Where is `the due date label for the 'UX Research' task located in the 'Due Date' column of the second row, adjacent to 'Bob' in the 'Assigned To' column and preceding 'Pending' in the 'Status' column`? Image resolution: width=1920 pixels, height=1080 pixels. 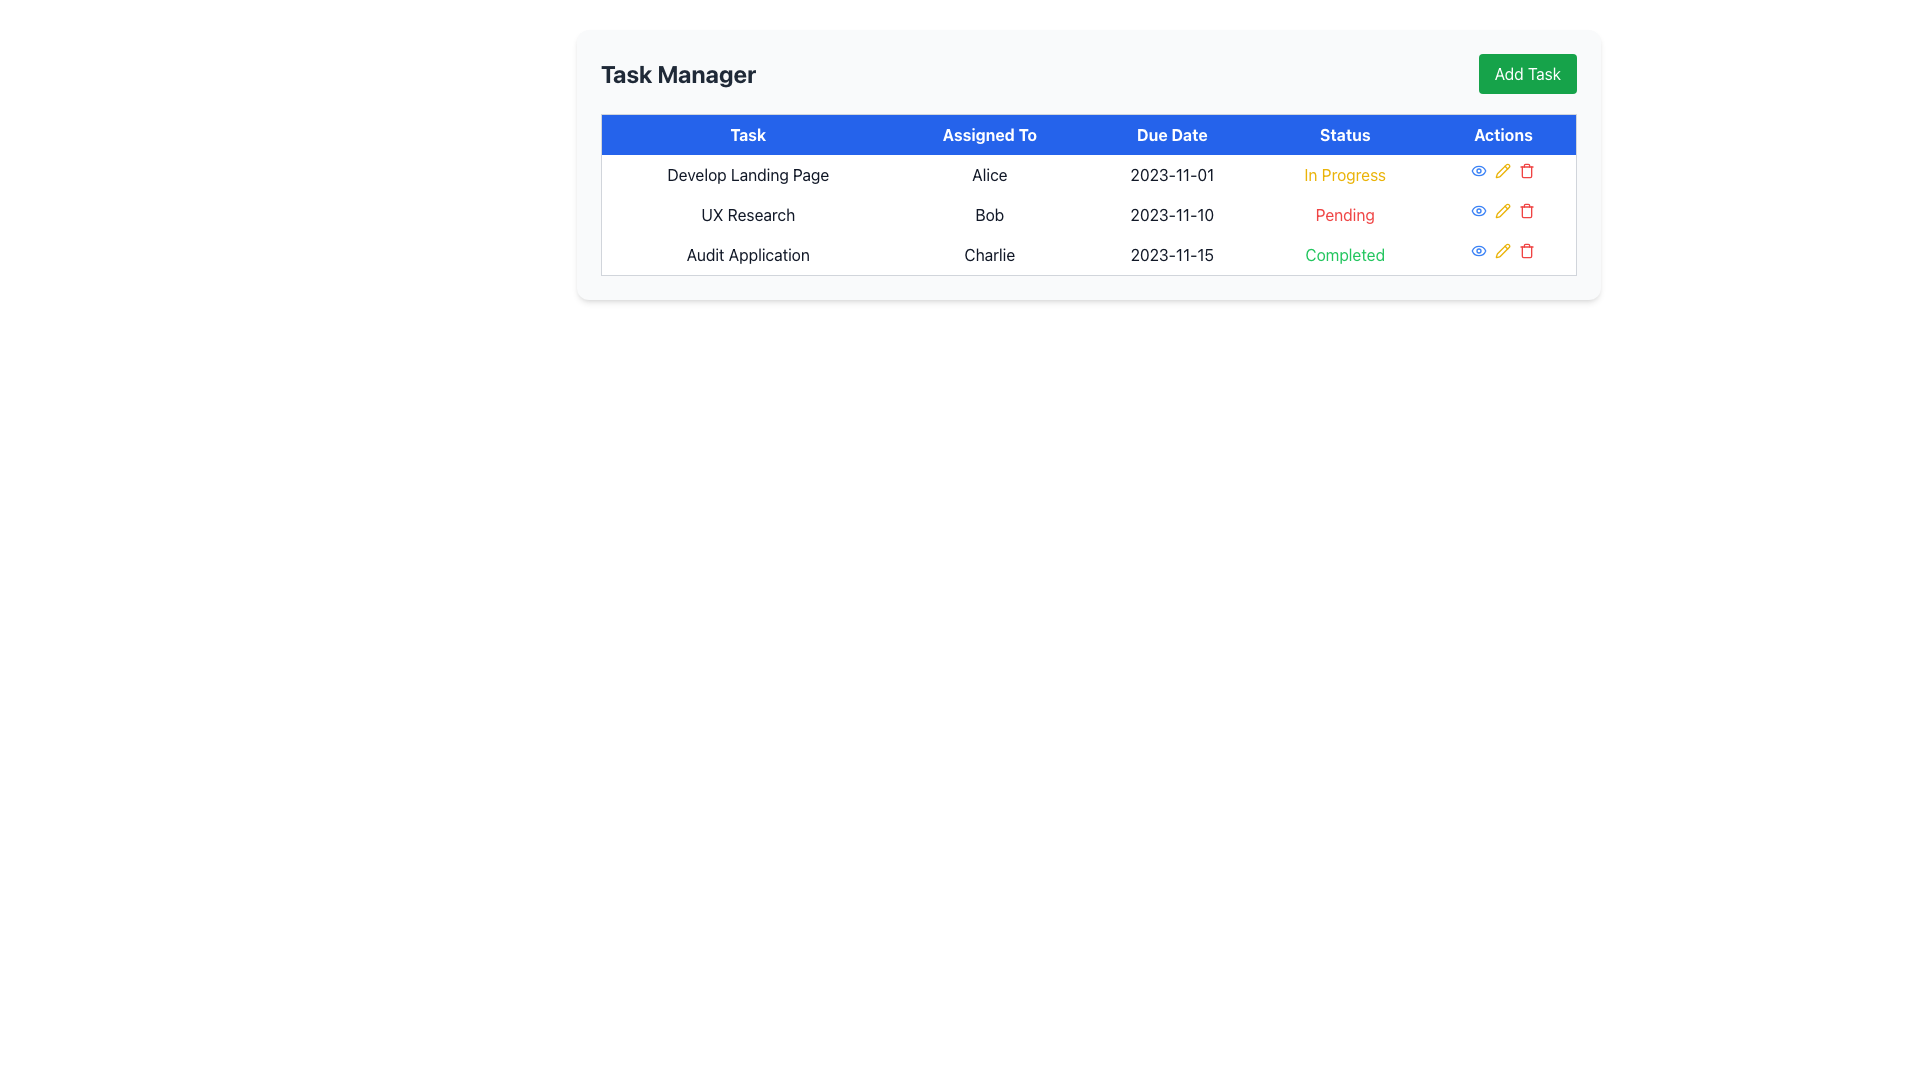
the due date label for the 'UX Research' task located in the 'Due Date' column of the second row, adjacent to 'Bob' in the 'Assigned To' column and preceding 'Pending' in the 'Status' column is located at coordinates (1172, 215).